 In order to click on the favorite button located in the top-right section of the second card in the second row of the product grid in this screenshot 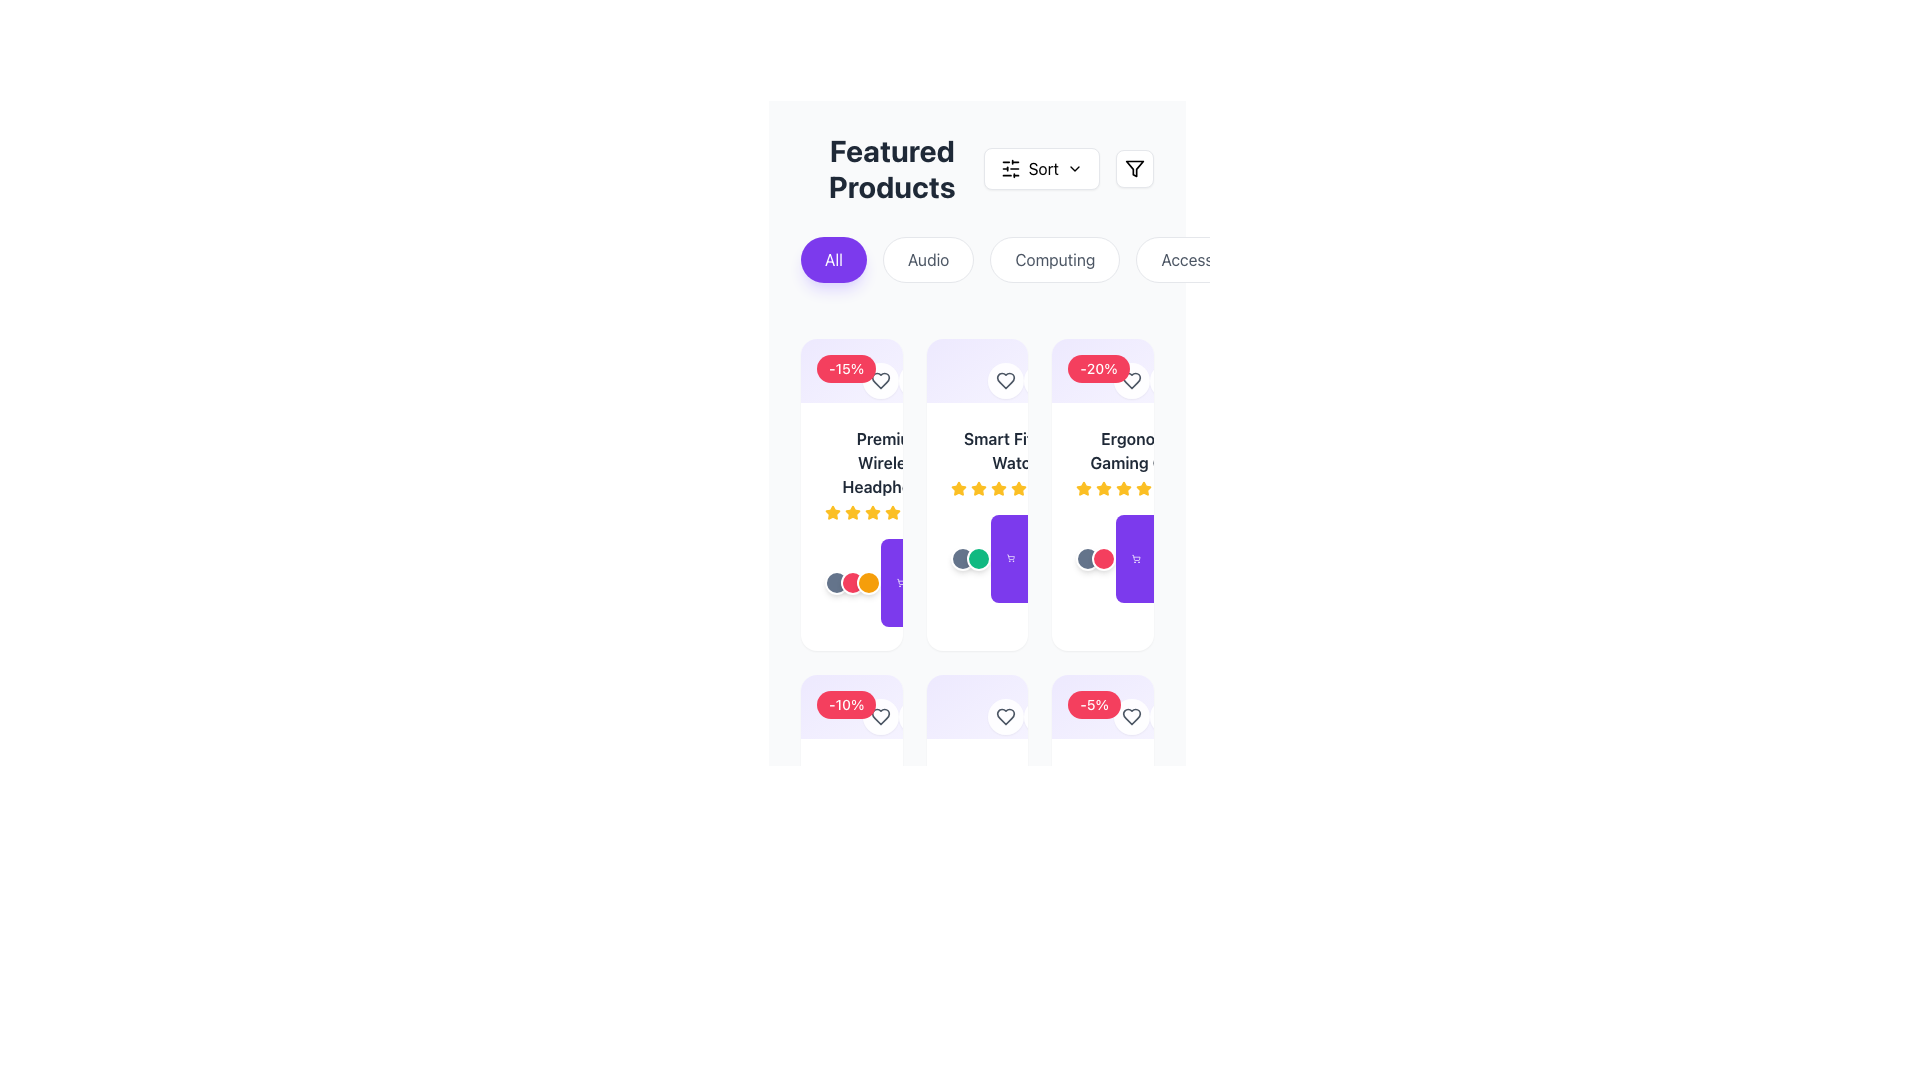, I will do `click(1006, 716)`.